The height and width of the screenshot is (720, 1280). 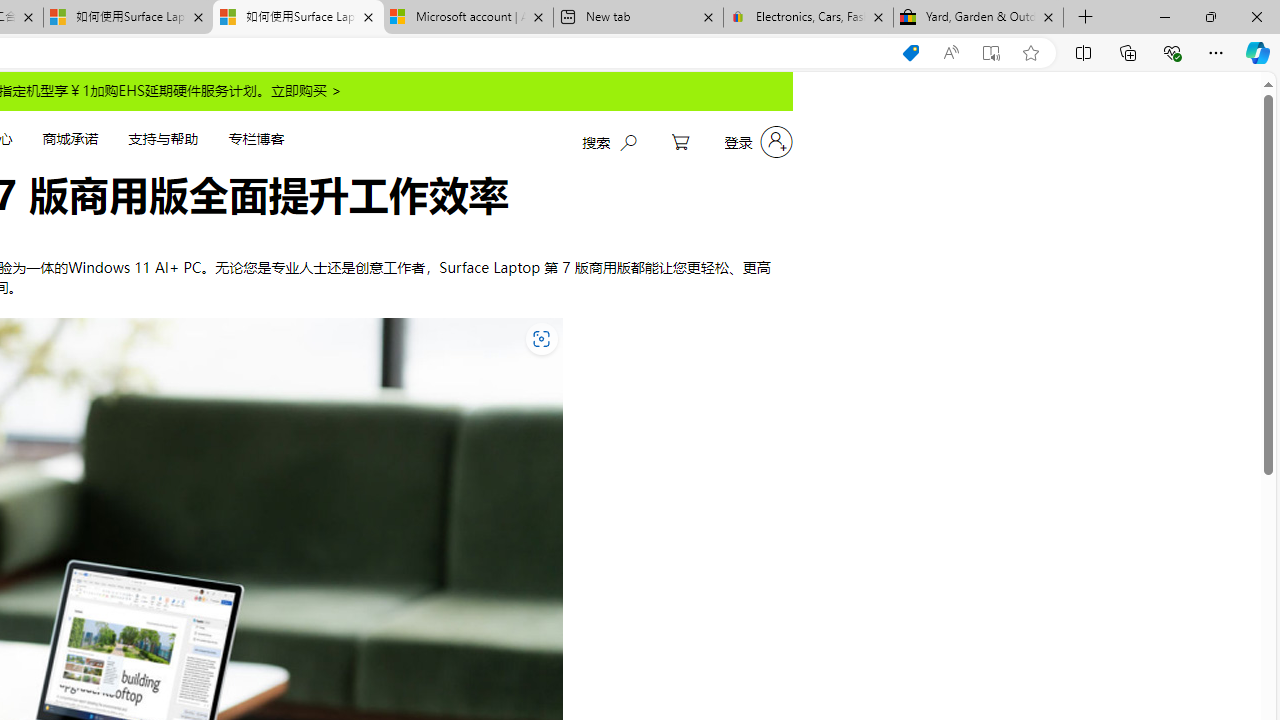 I want to click on 'Shopping in Microsoft Edge', so click(x=909, y=52).